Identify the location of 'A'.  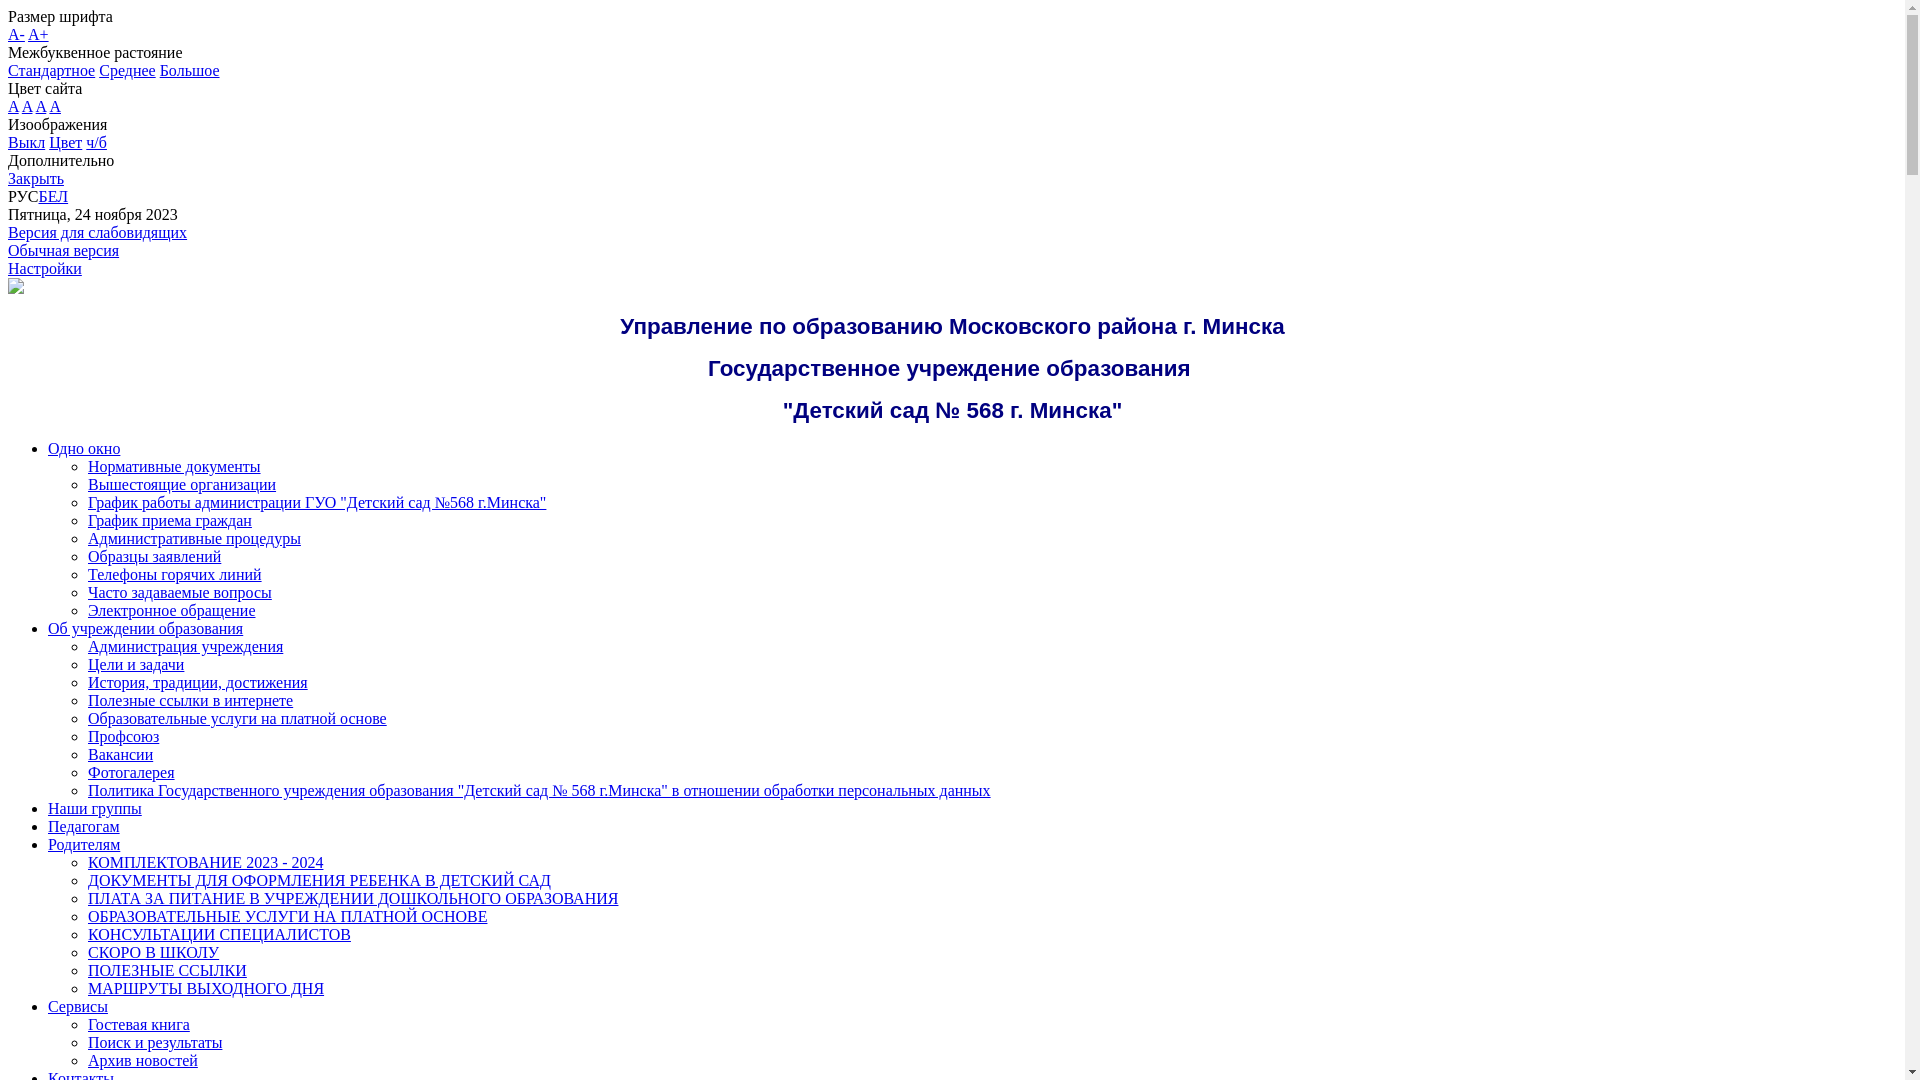
(54, 106).